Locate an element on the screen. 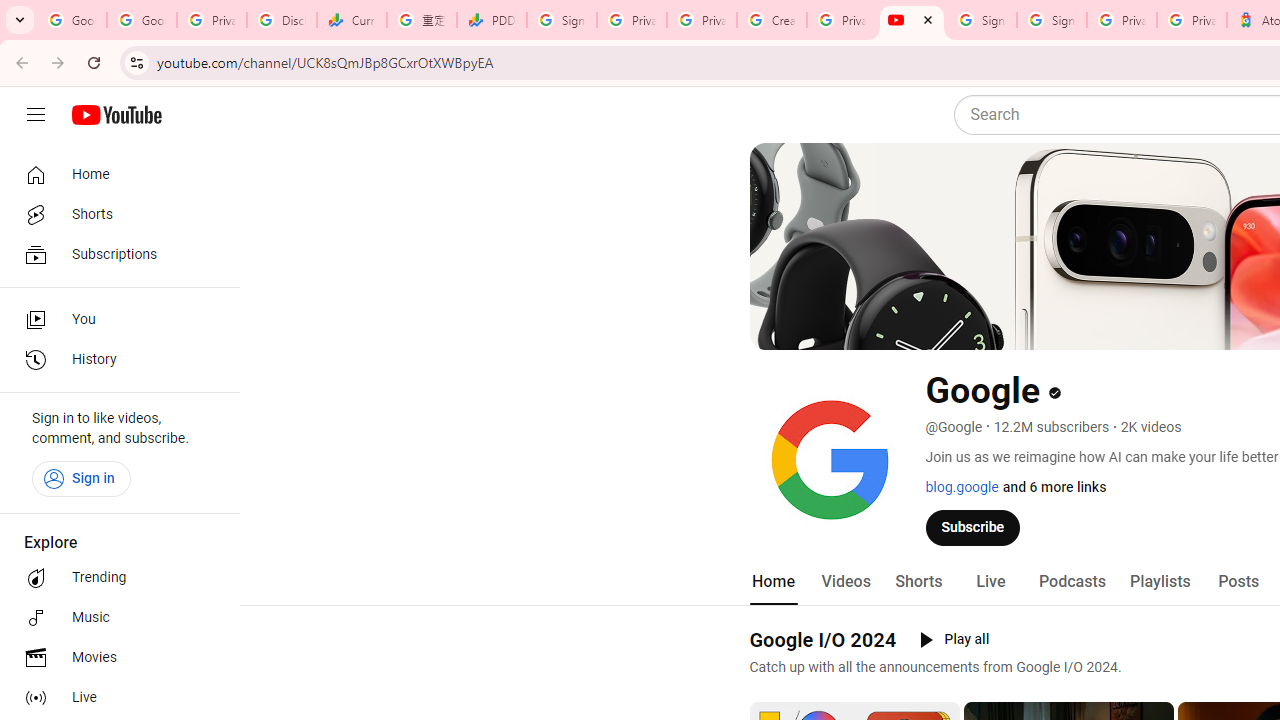 This screenshot has width=1280, height=720. 'Subscriptions' is located at coordinates (112, 253).